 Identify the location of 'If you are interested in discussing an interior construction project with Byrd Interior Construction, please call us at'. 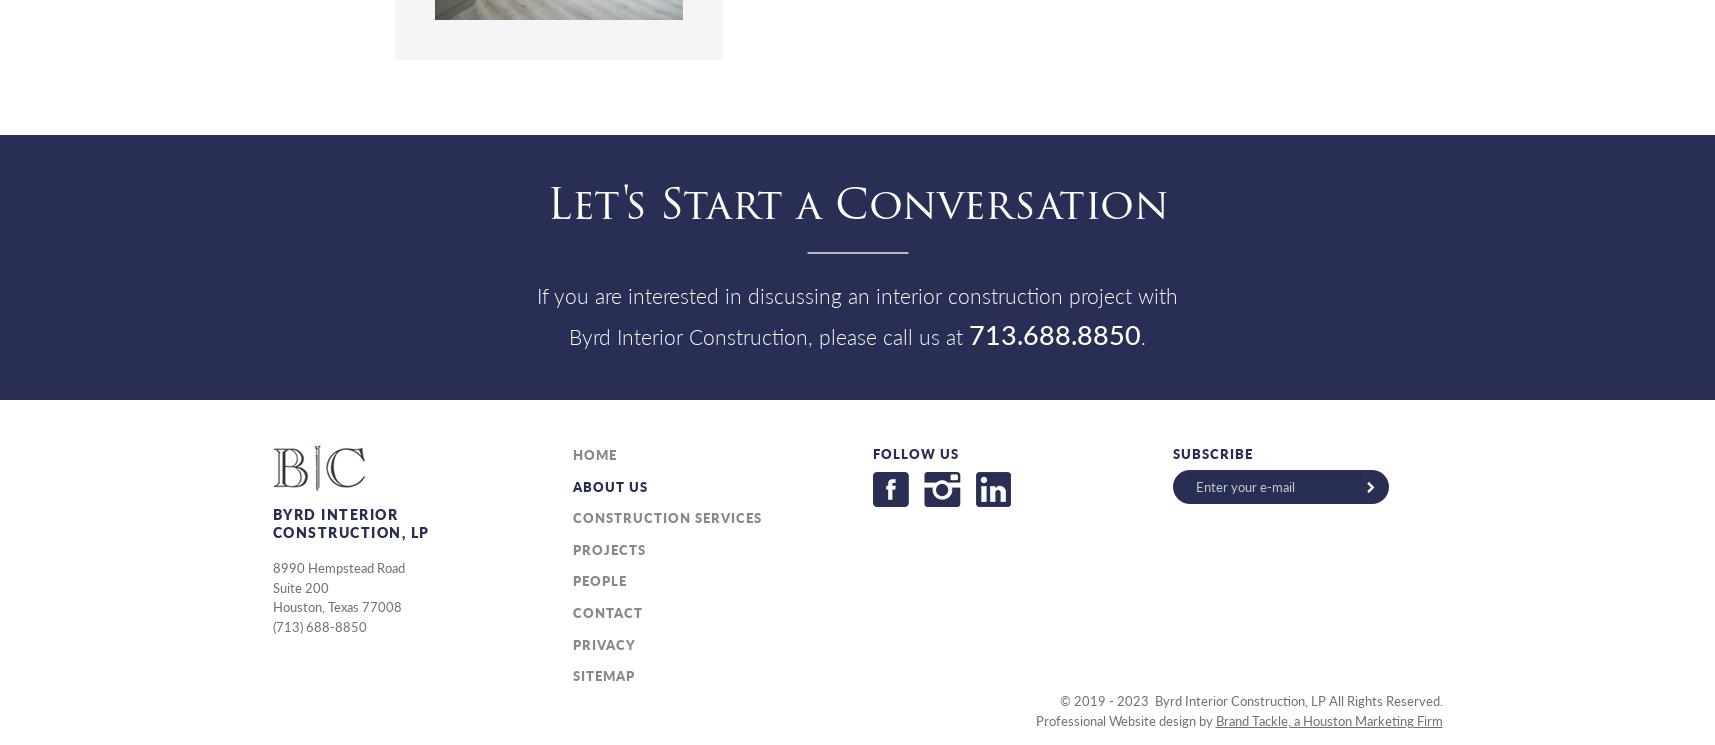
(856, 314).